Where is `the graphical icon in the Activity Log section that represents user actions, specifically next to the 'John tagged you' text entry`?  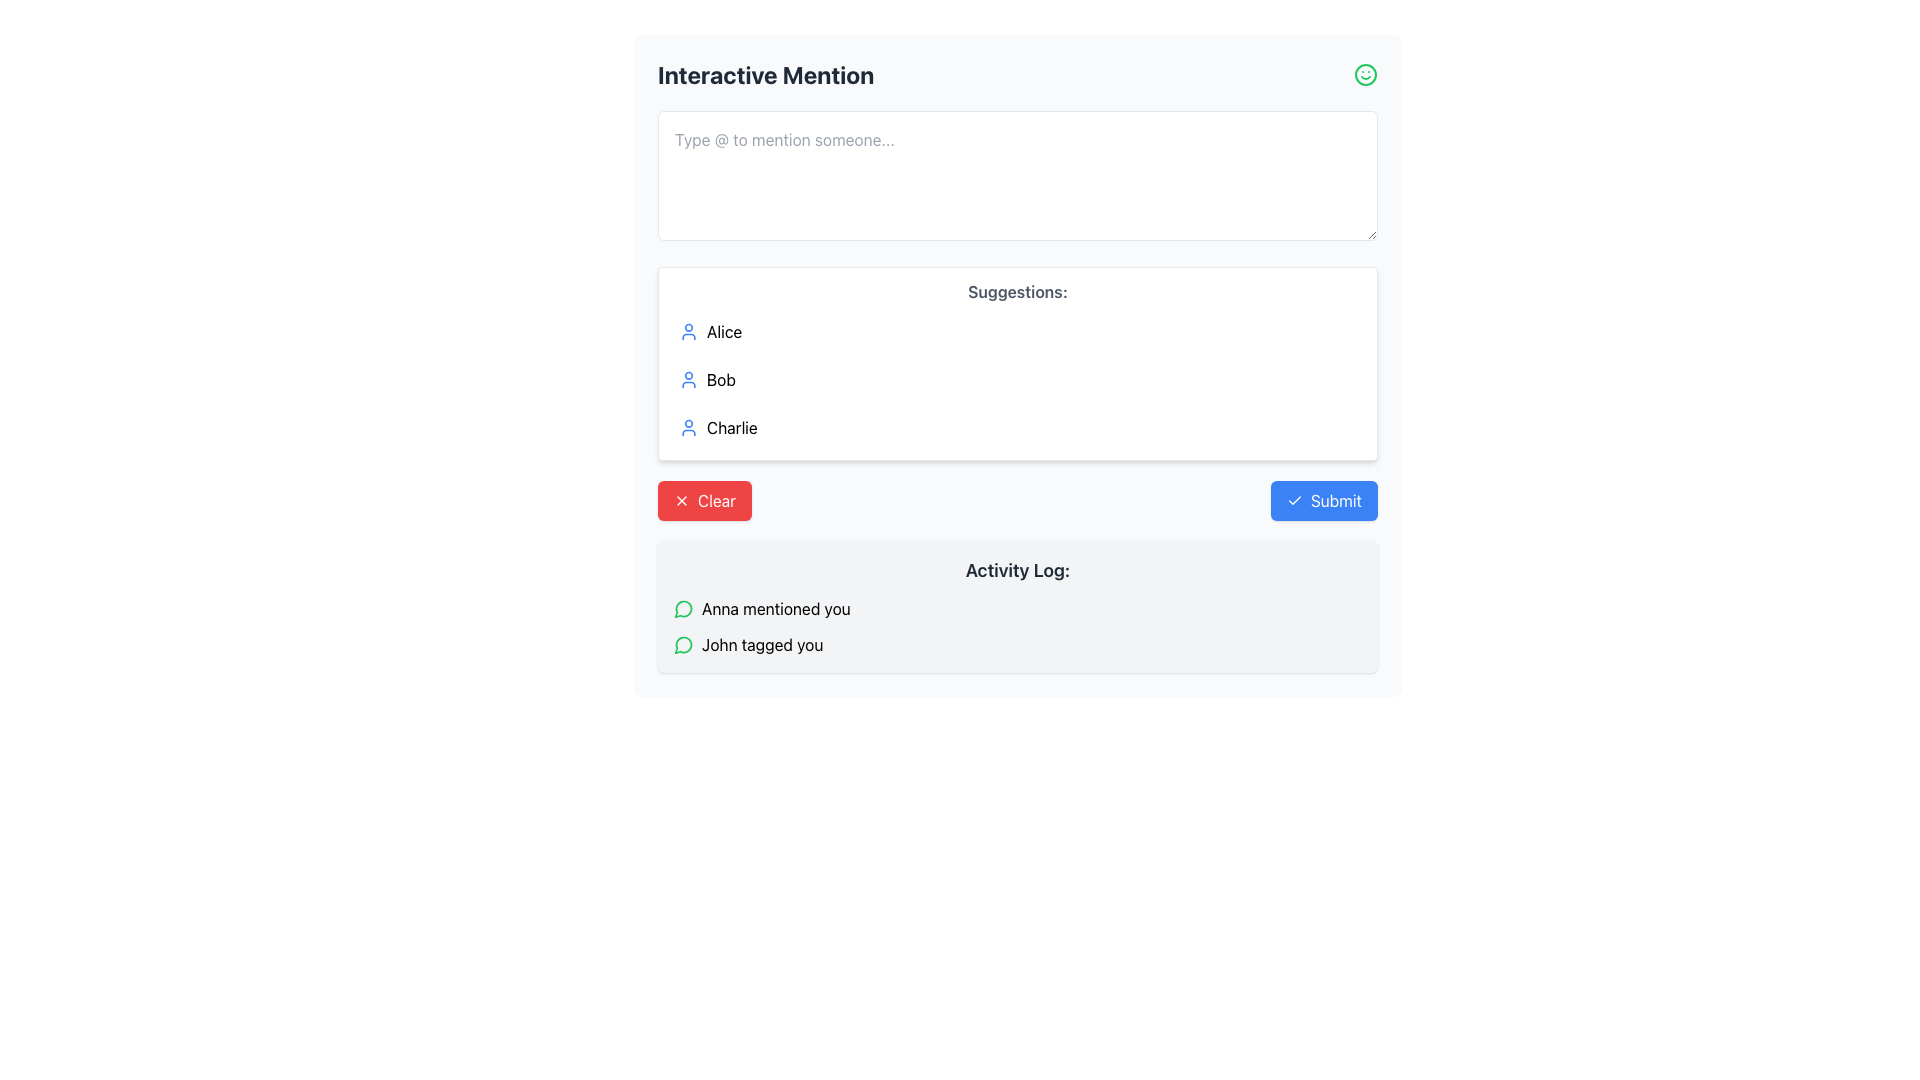 the graphical icon in the Activity Log section that represents user actions, specifically next to the 'John tagged you' text entry is located at coordinates (683, 645).